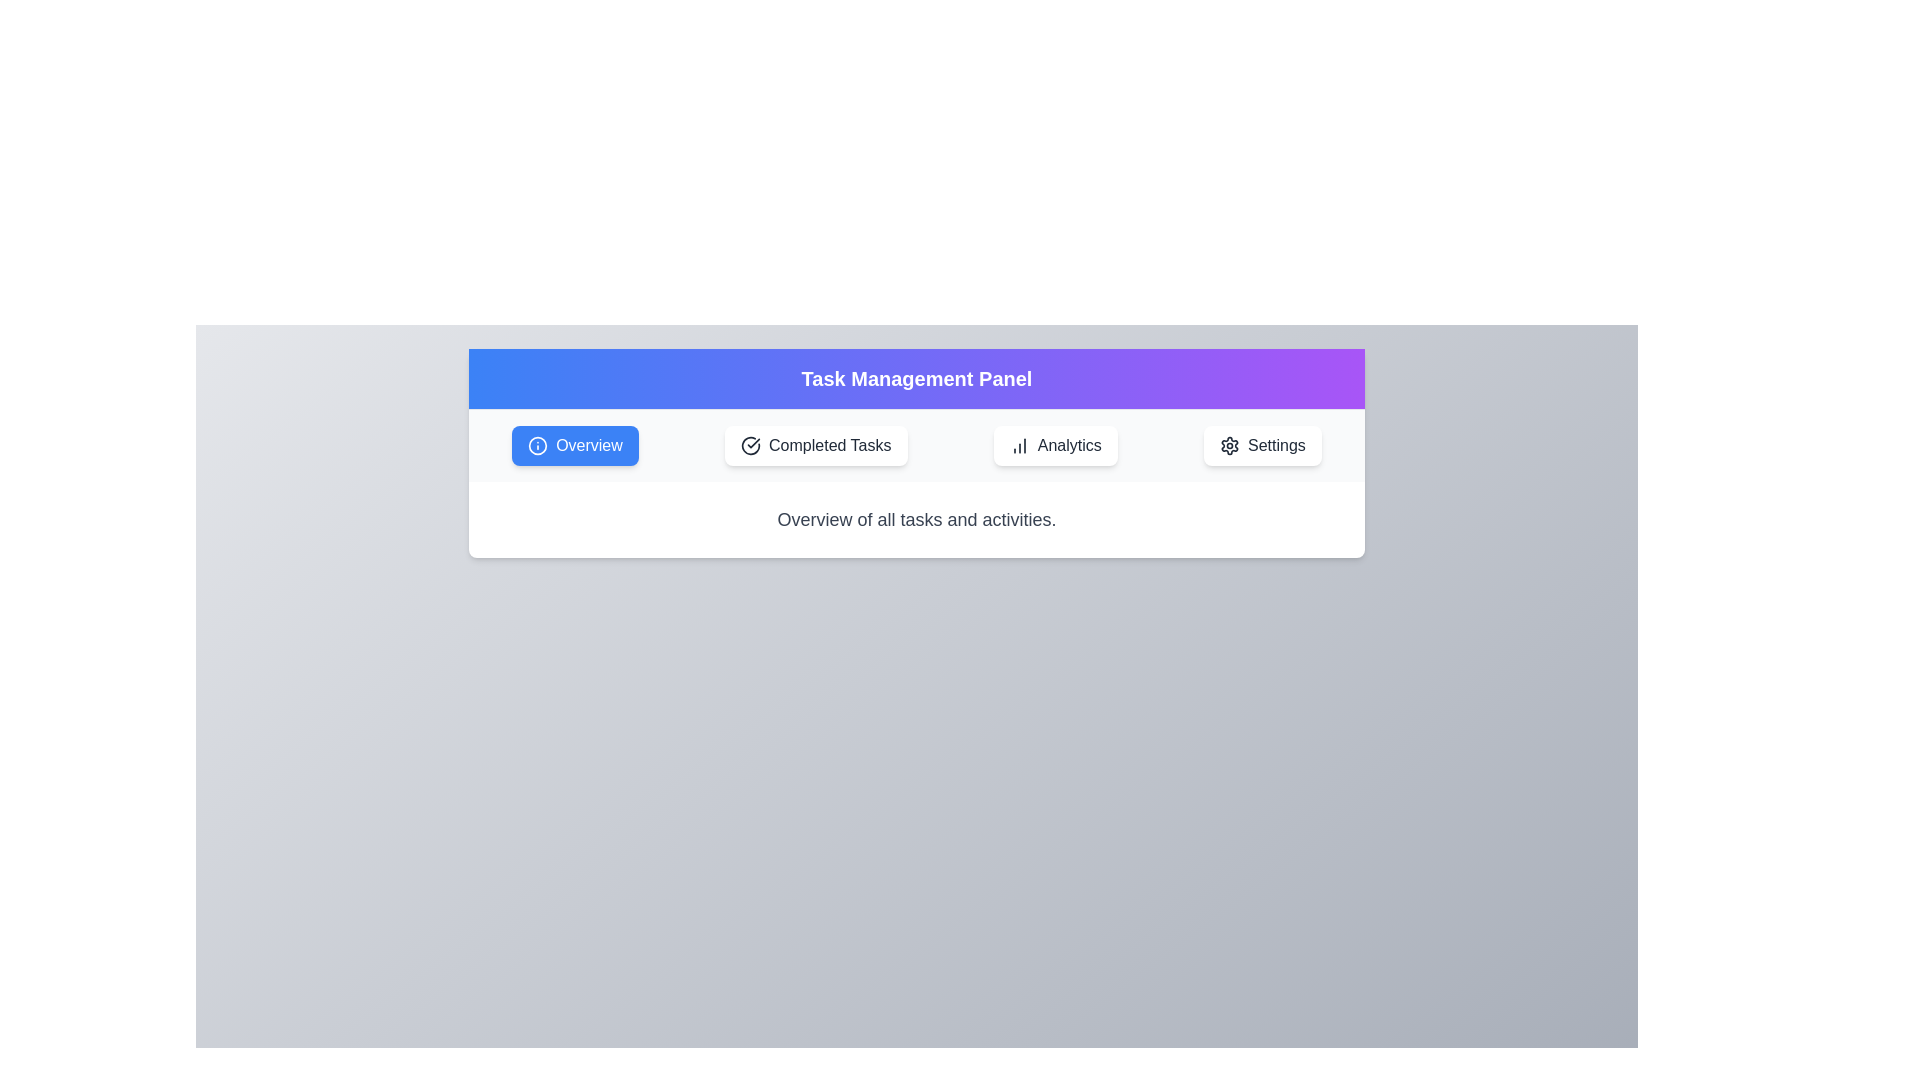  What do you see at coordinates (1228, 445) in the screenshot?
I see `the gear-shaped settings icon located in the navigation bar` at bounding box center [1228, 445].